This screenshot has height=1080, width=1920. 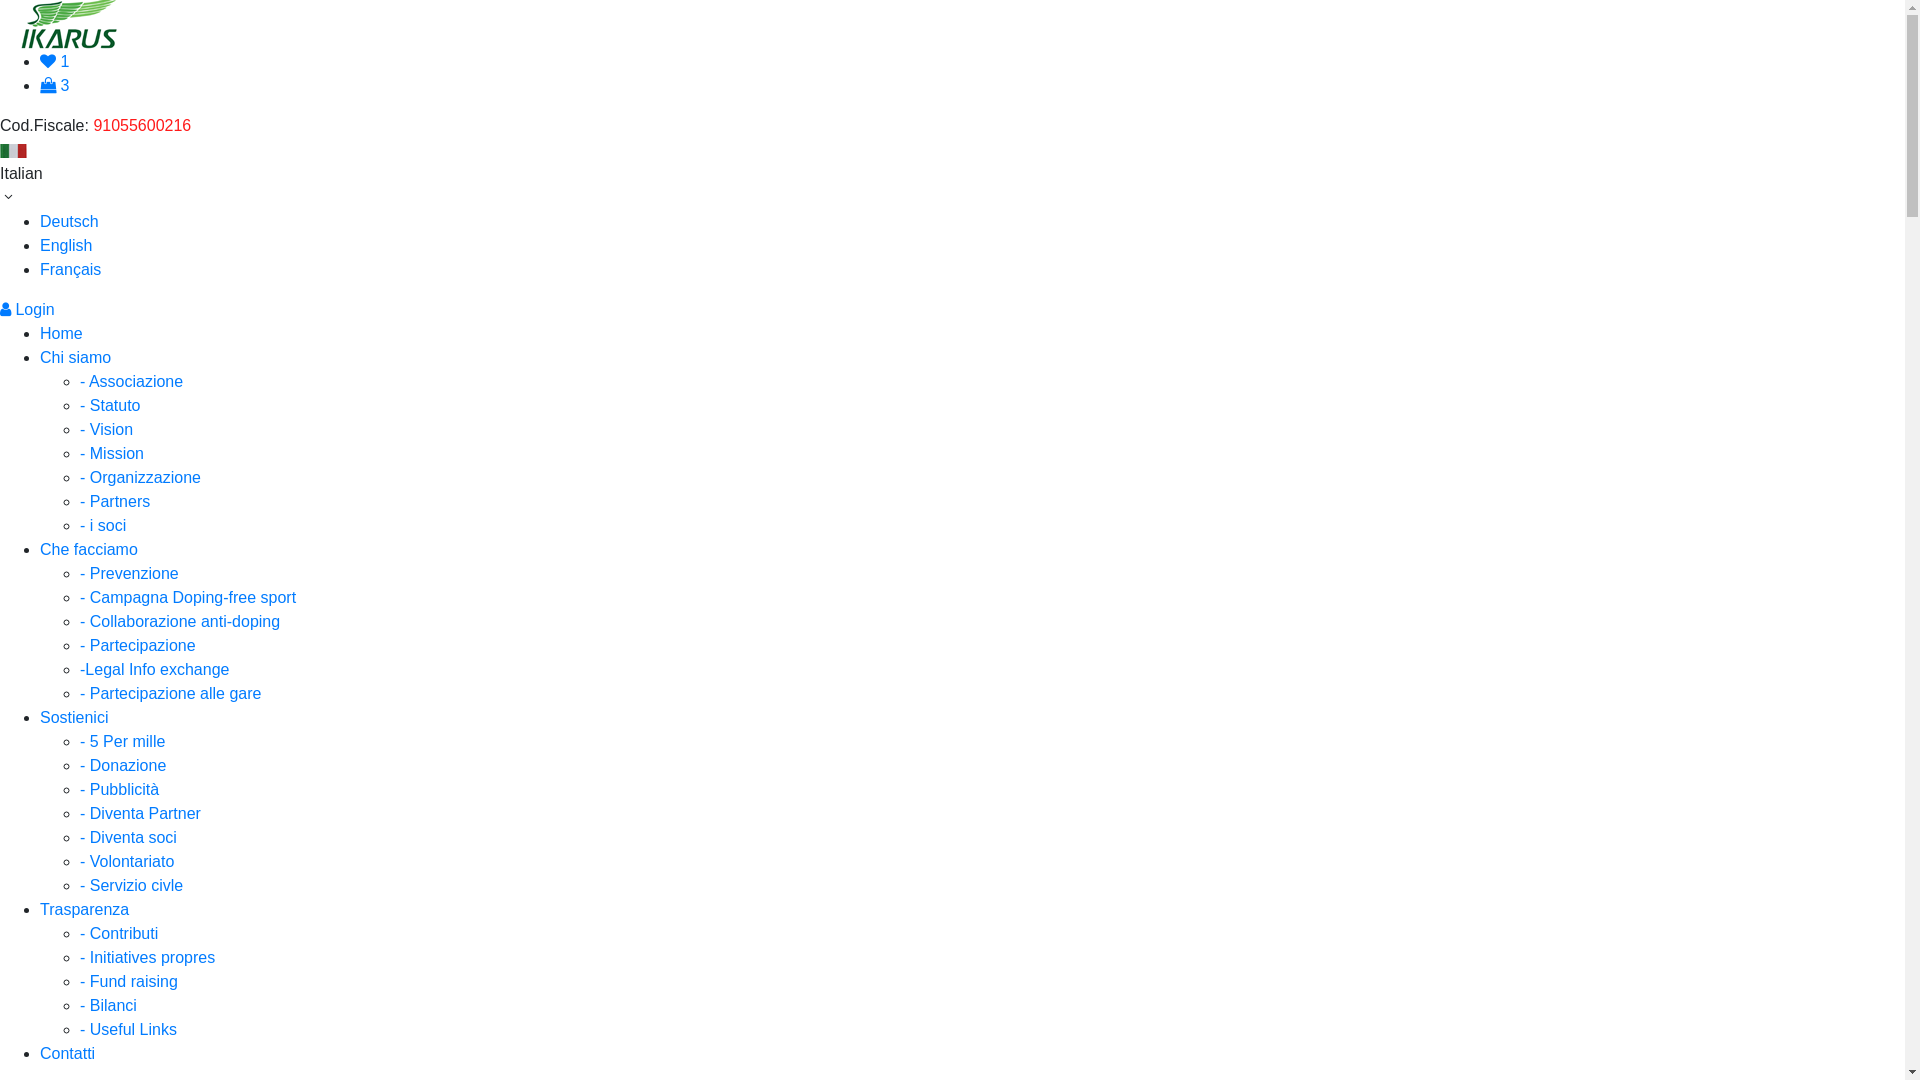 I want to click on '- Initiatives propres', so click(x=146, y=956).